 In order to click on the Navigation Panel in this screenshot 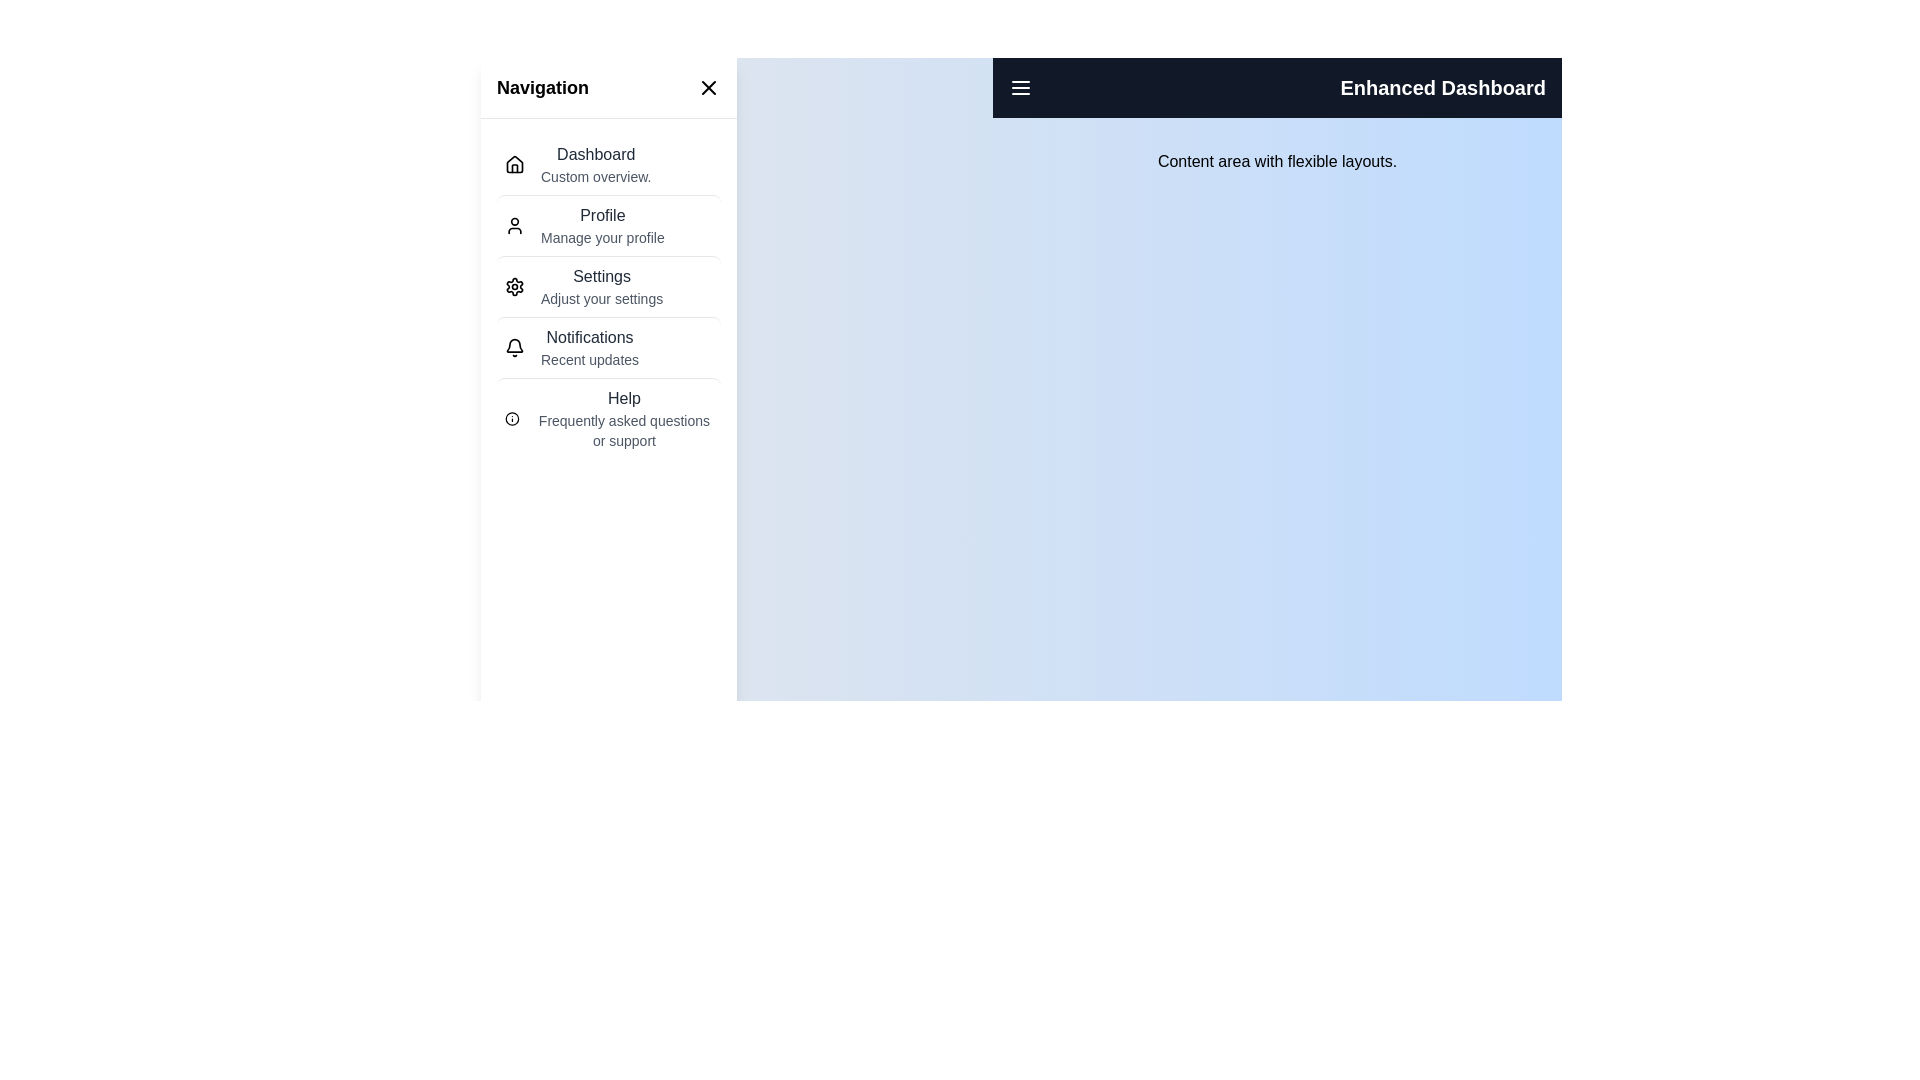, I will do `click(608, 297)`.